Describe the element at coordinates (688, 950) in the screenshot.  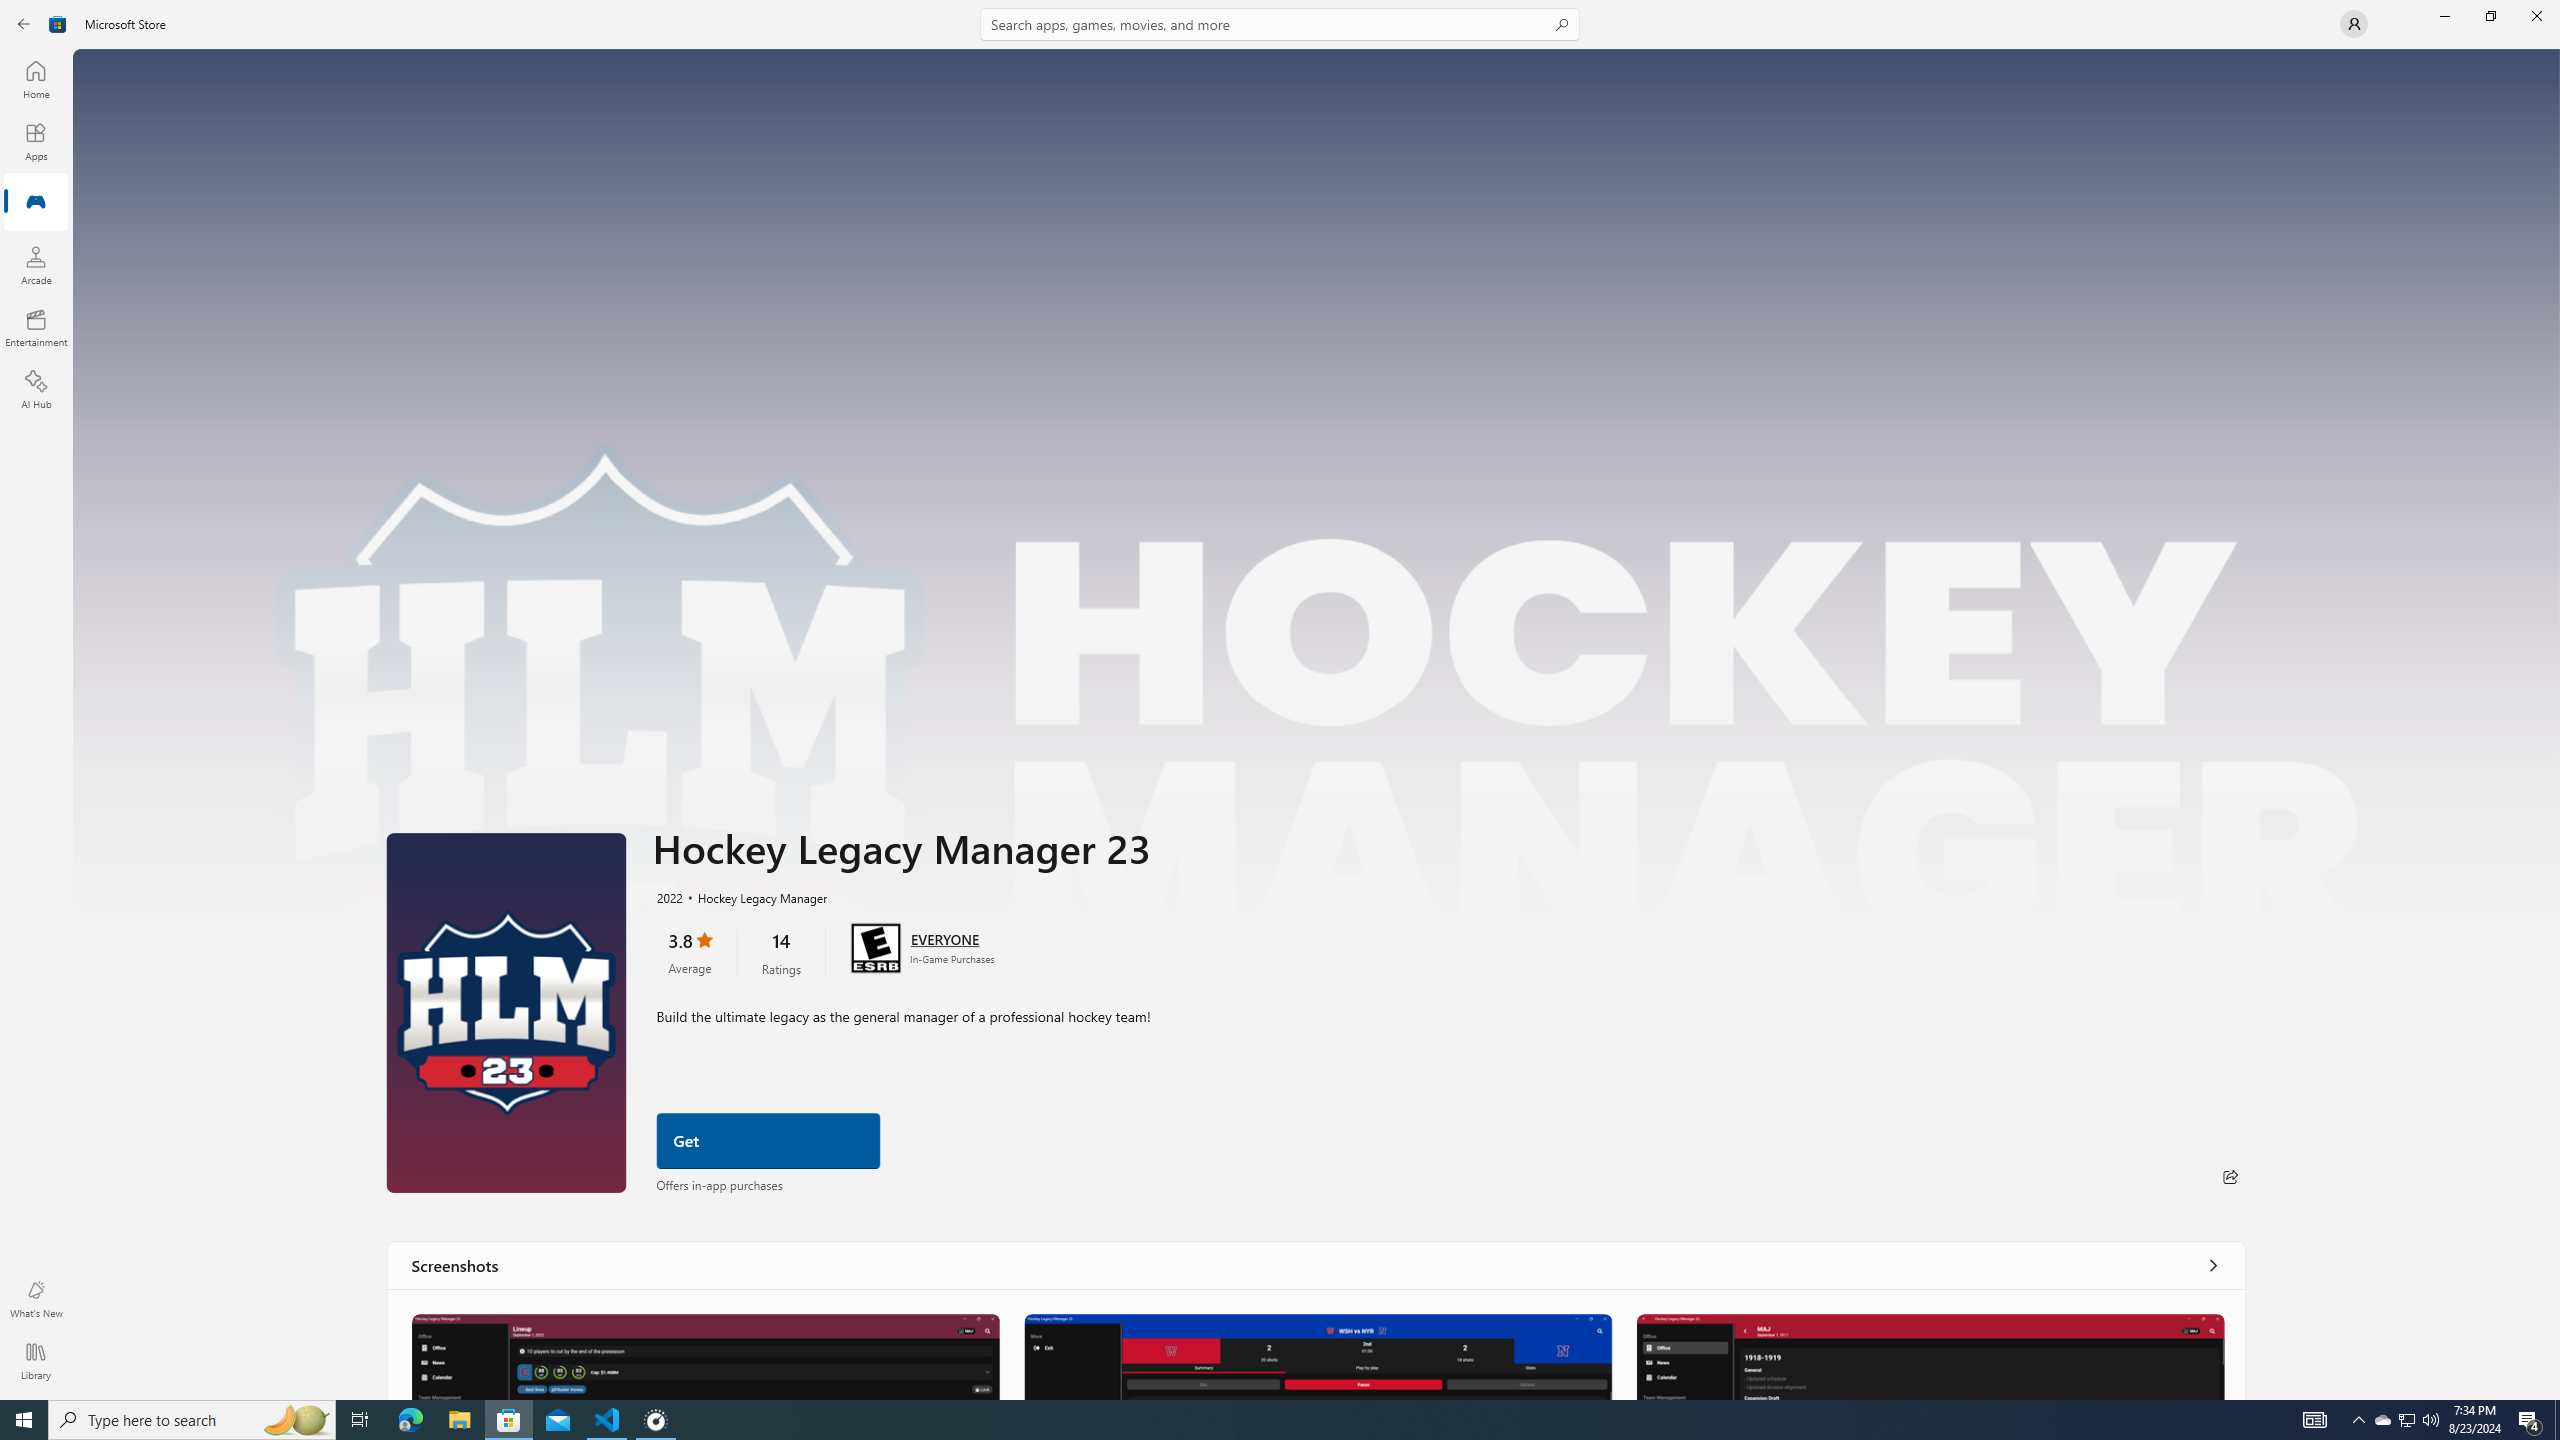
I see `'3.8 stars. Click to skip to ratings and reviews'` at that location.